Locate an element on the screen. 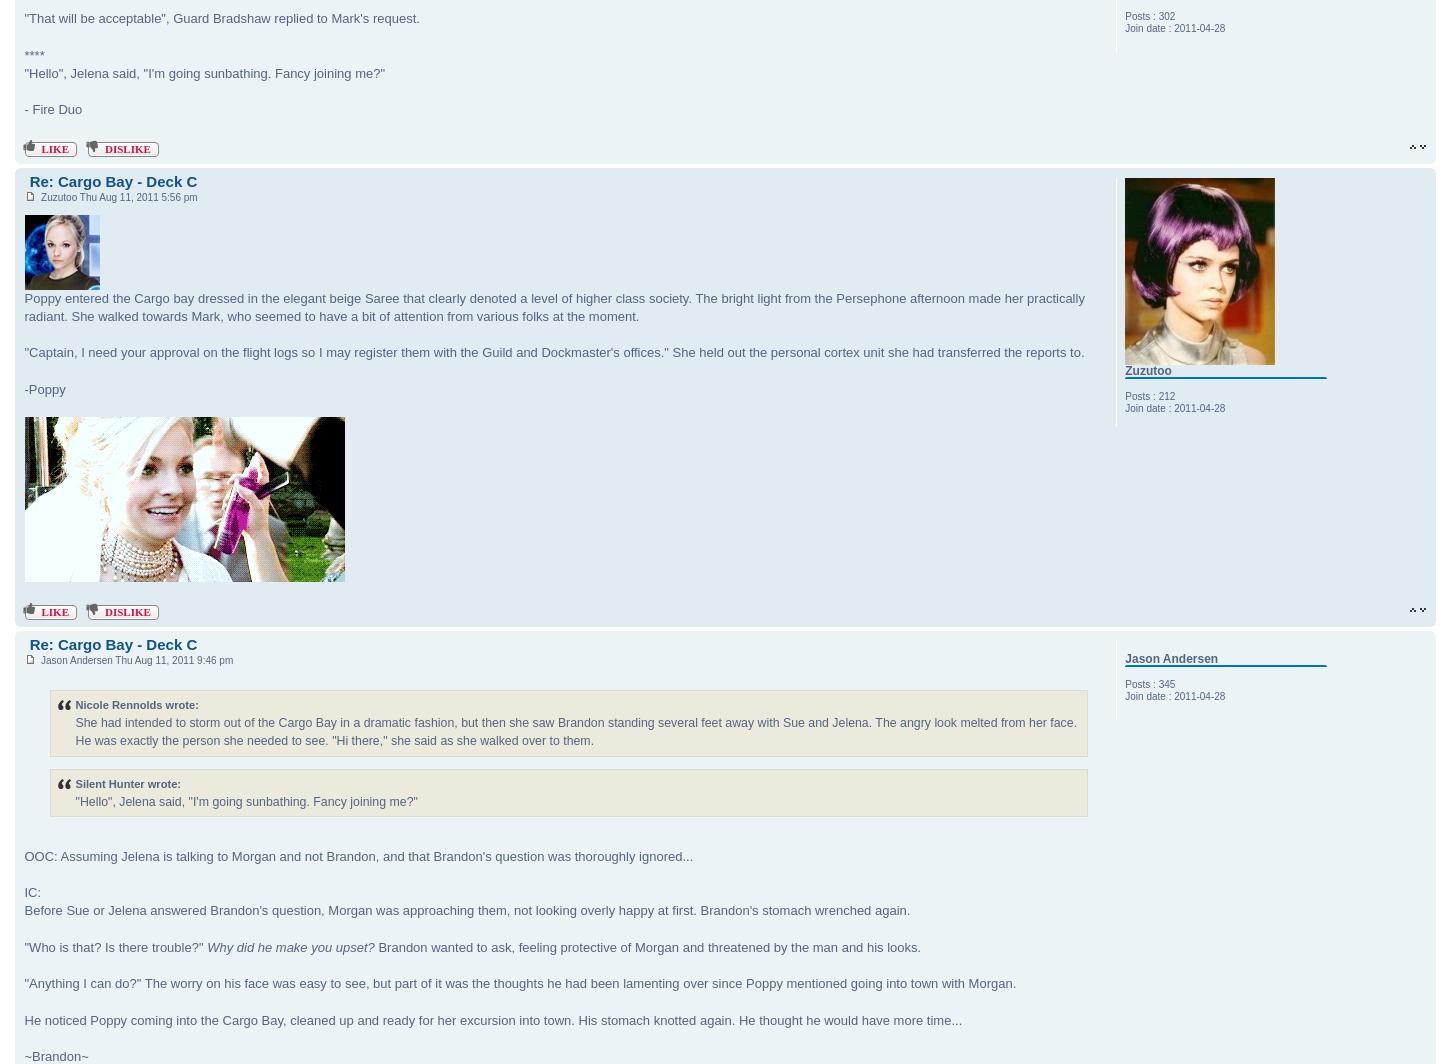  '302' is located at coordinates (1156, 16).